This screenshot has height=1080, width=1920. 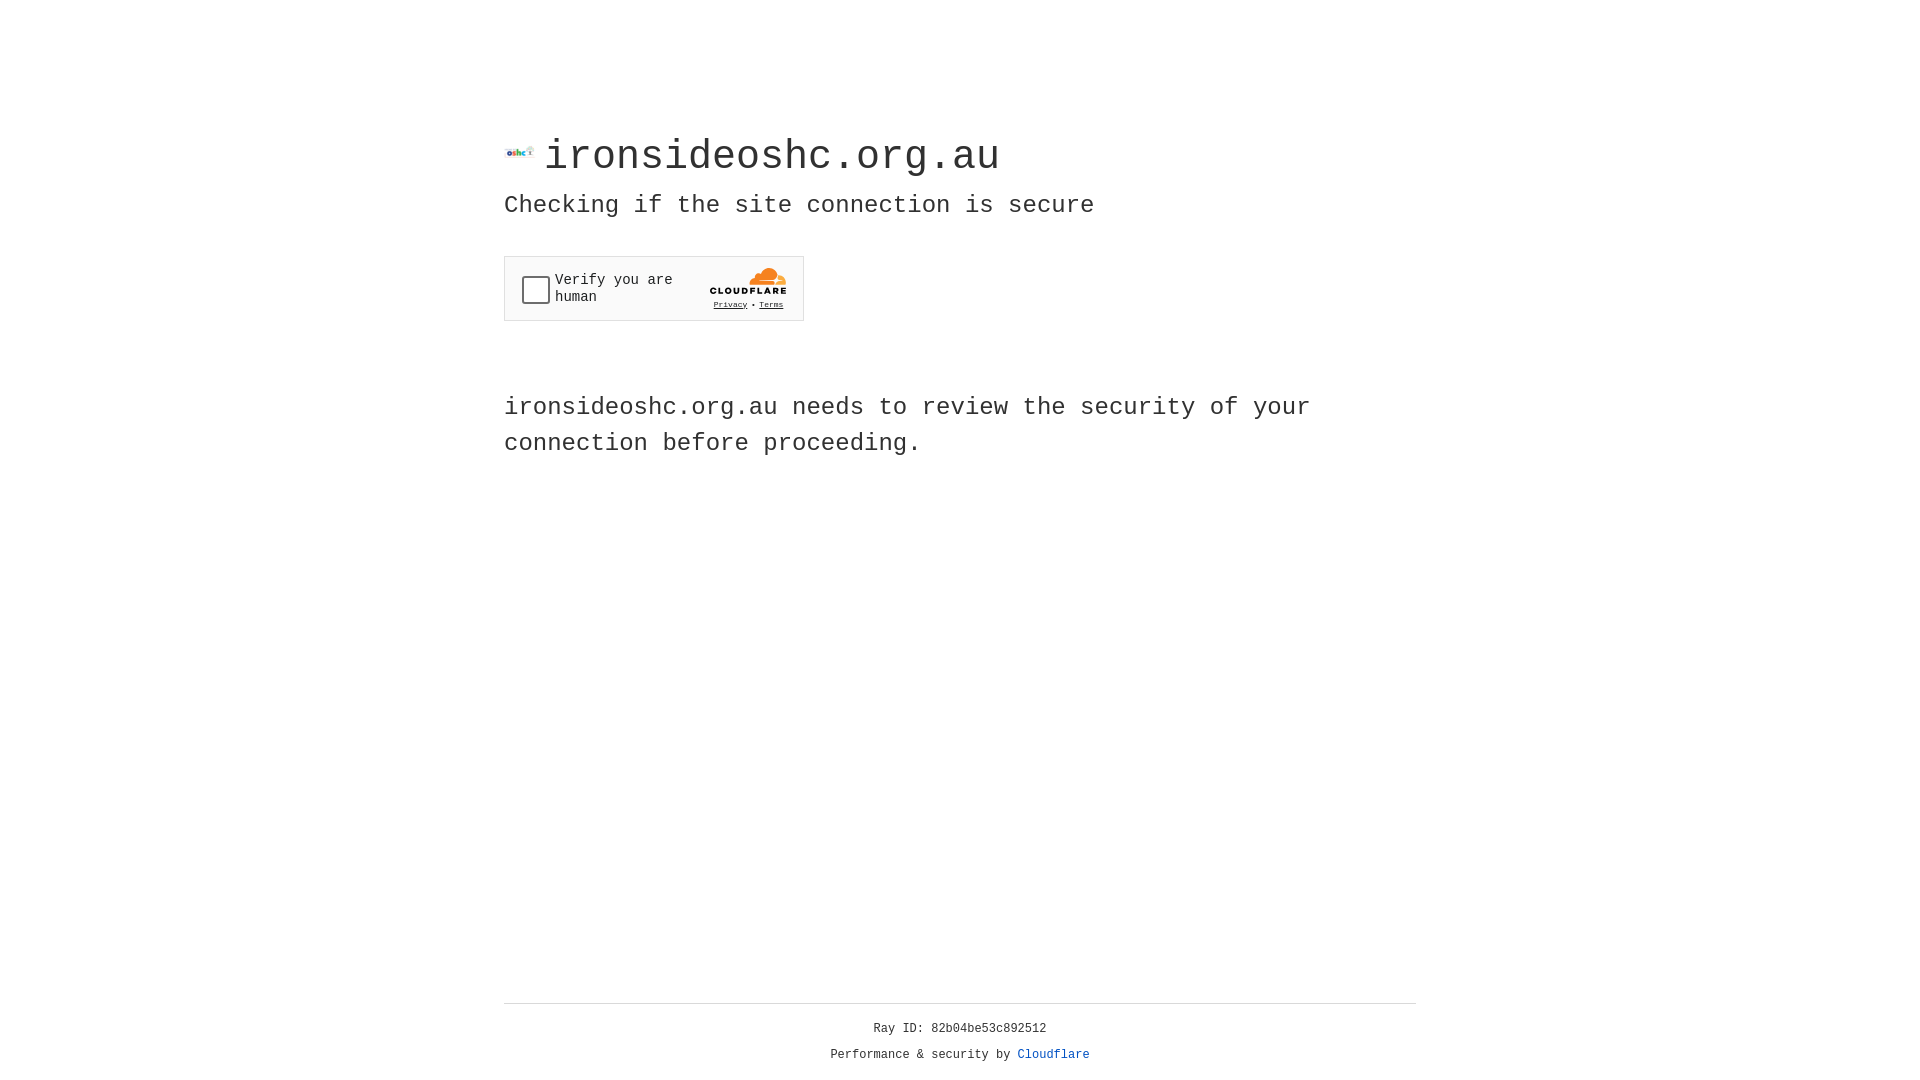 I want to click on 'Widget containing a Cloudflare security challenge', so click(x=653, y=288).